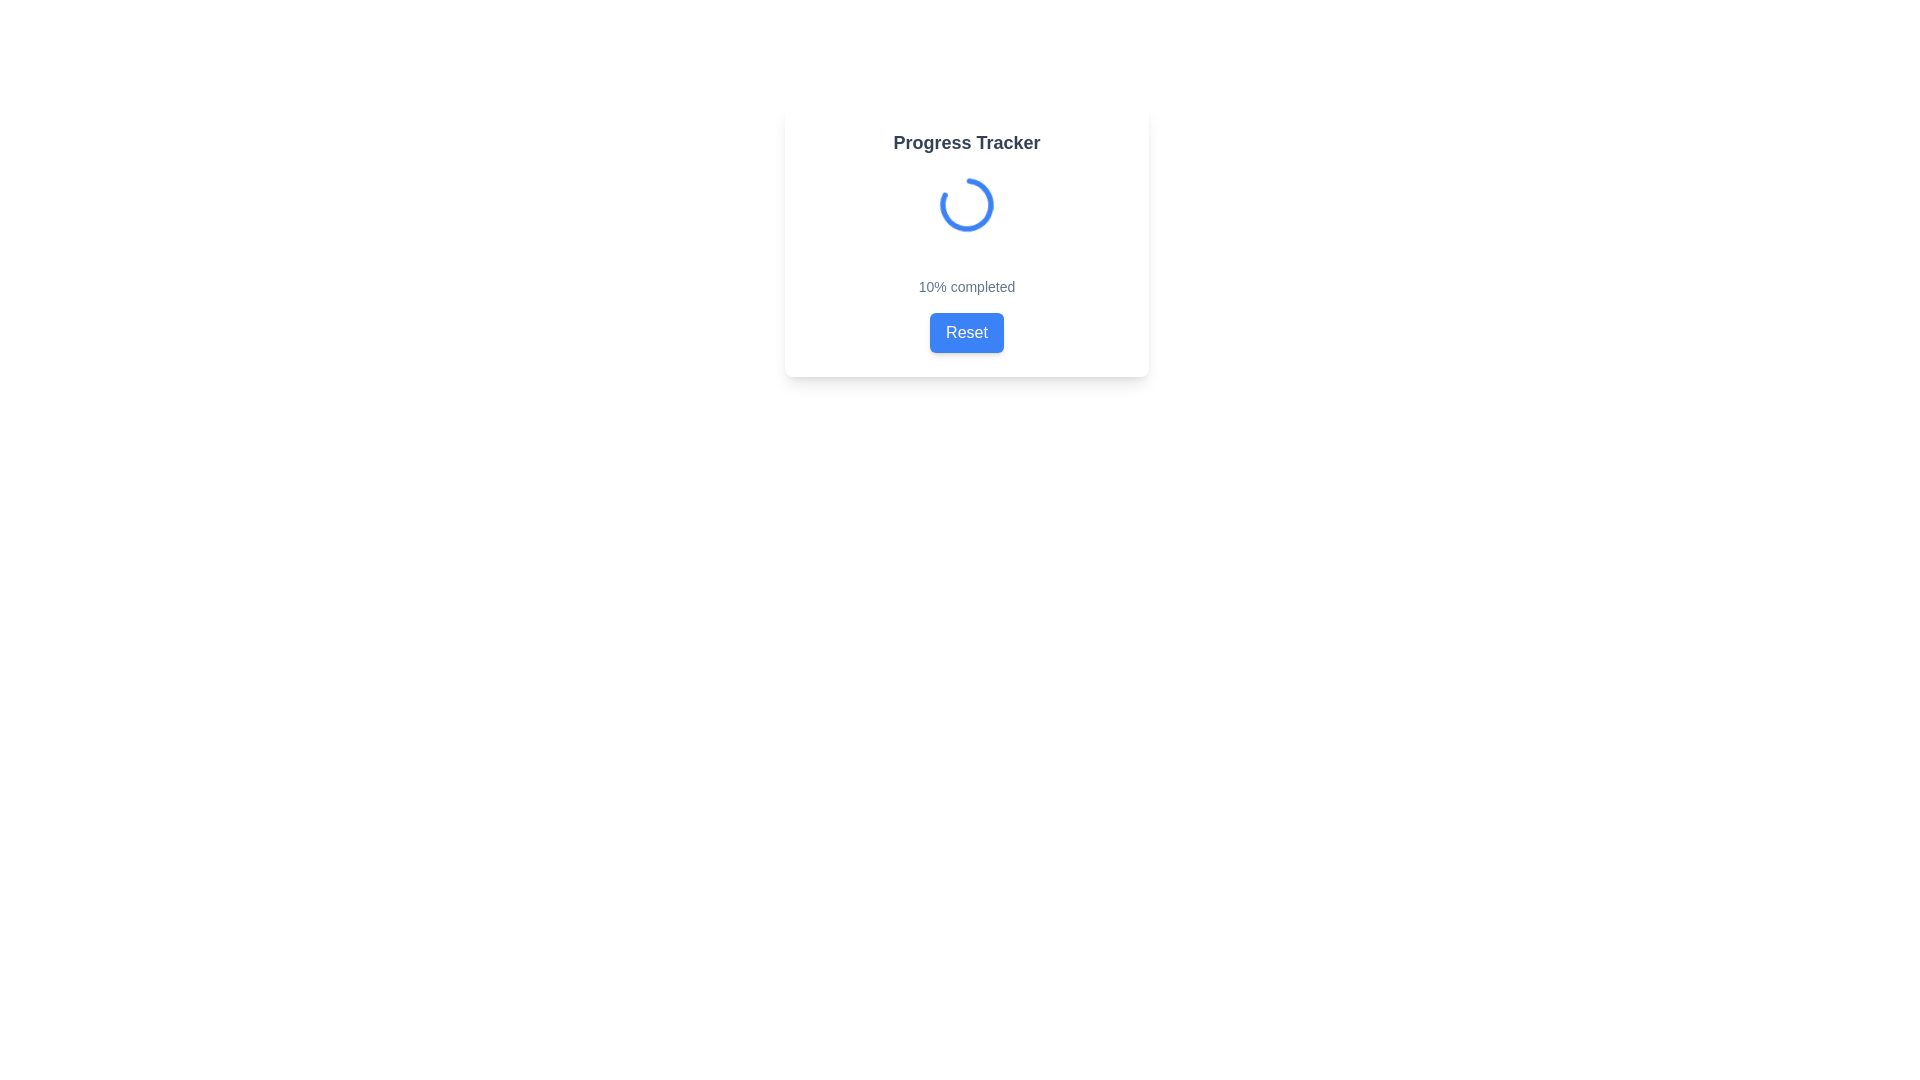 This screenshot has width=1920, height=1080. What do you see at coordinates (966, 204) in the screenshot?
I see `the spinning progress animation of the blue loading indicator (spinner) located at the center of the card labeled 'Progress Tracker'` at bounding box center [966, 204].